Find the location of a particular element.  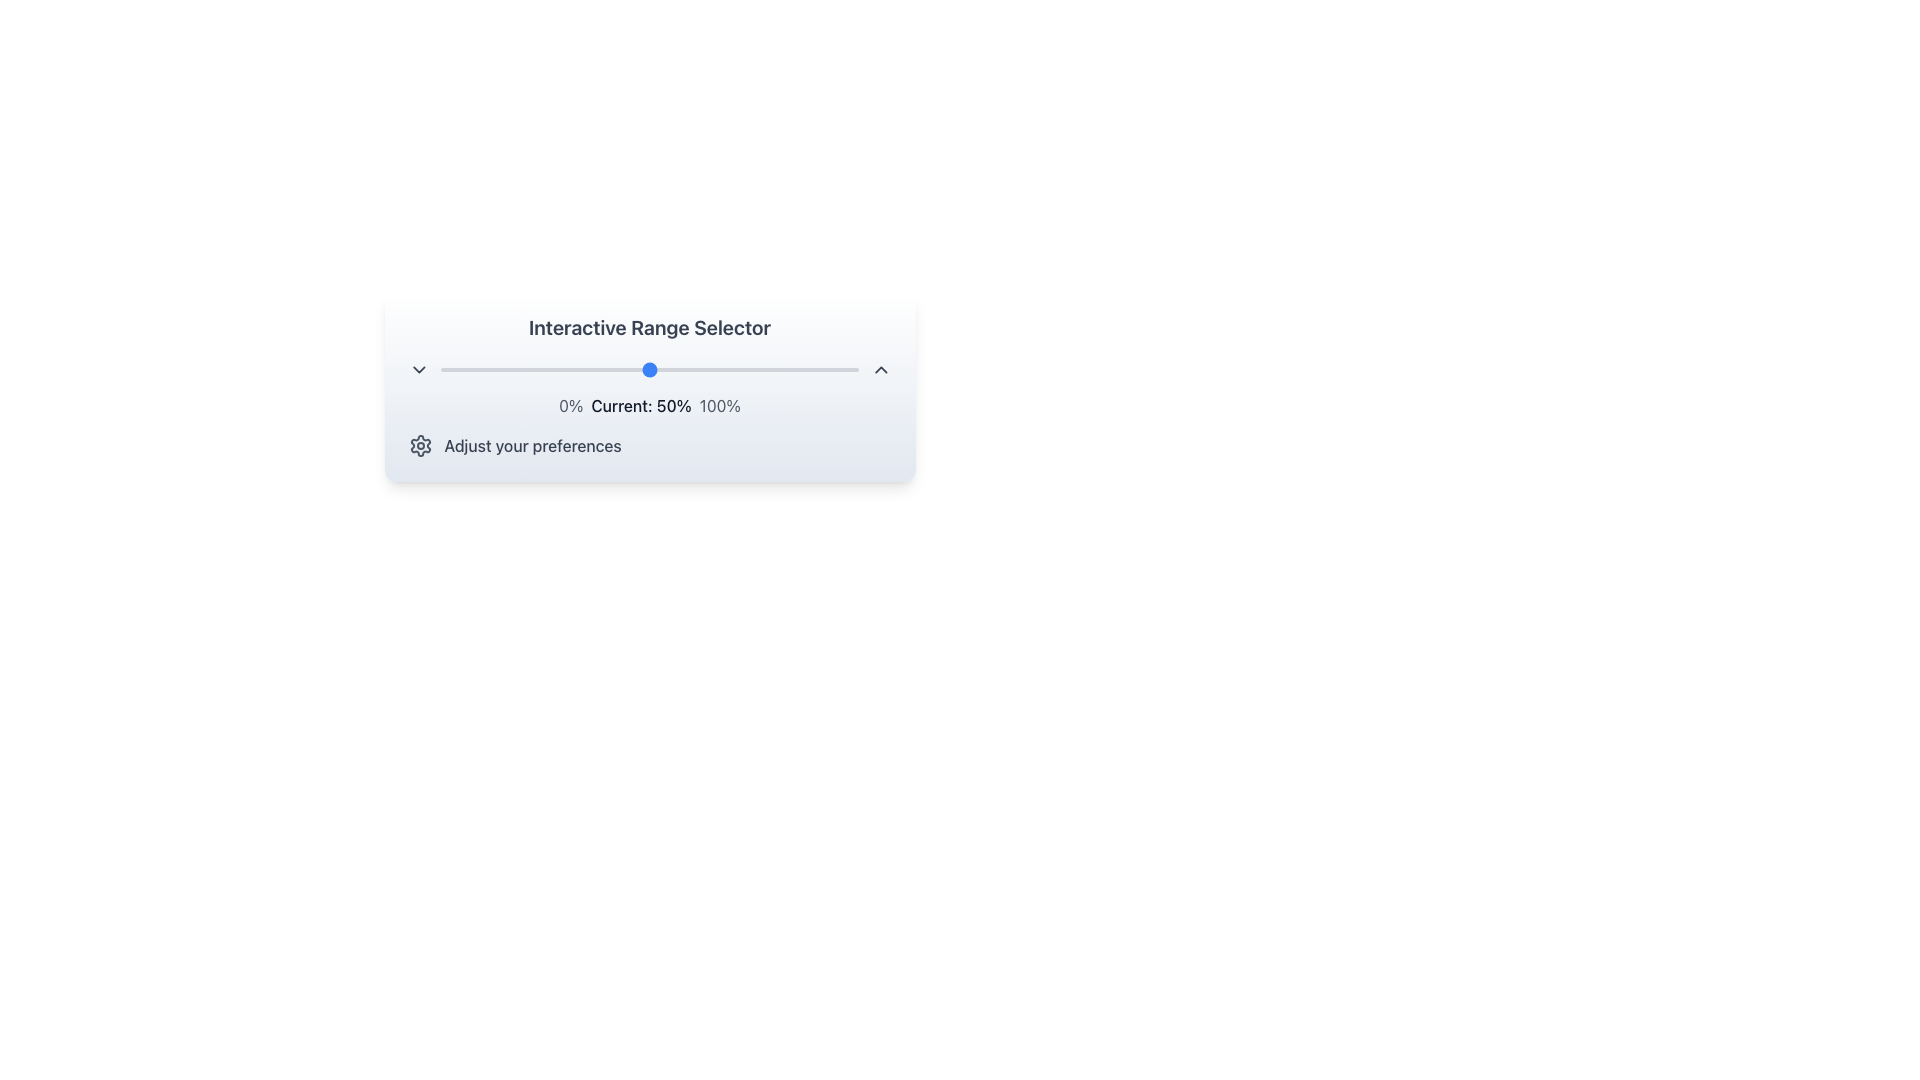

the text label that reads 'Current: 50%', which is positioned between the '0%' and '100%' labels above the horizontal slider in an Interactive Range Selector is located at coordinates (641, 405).